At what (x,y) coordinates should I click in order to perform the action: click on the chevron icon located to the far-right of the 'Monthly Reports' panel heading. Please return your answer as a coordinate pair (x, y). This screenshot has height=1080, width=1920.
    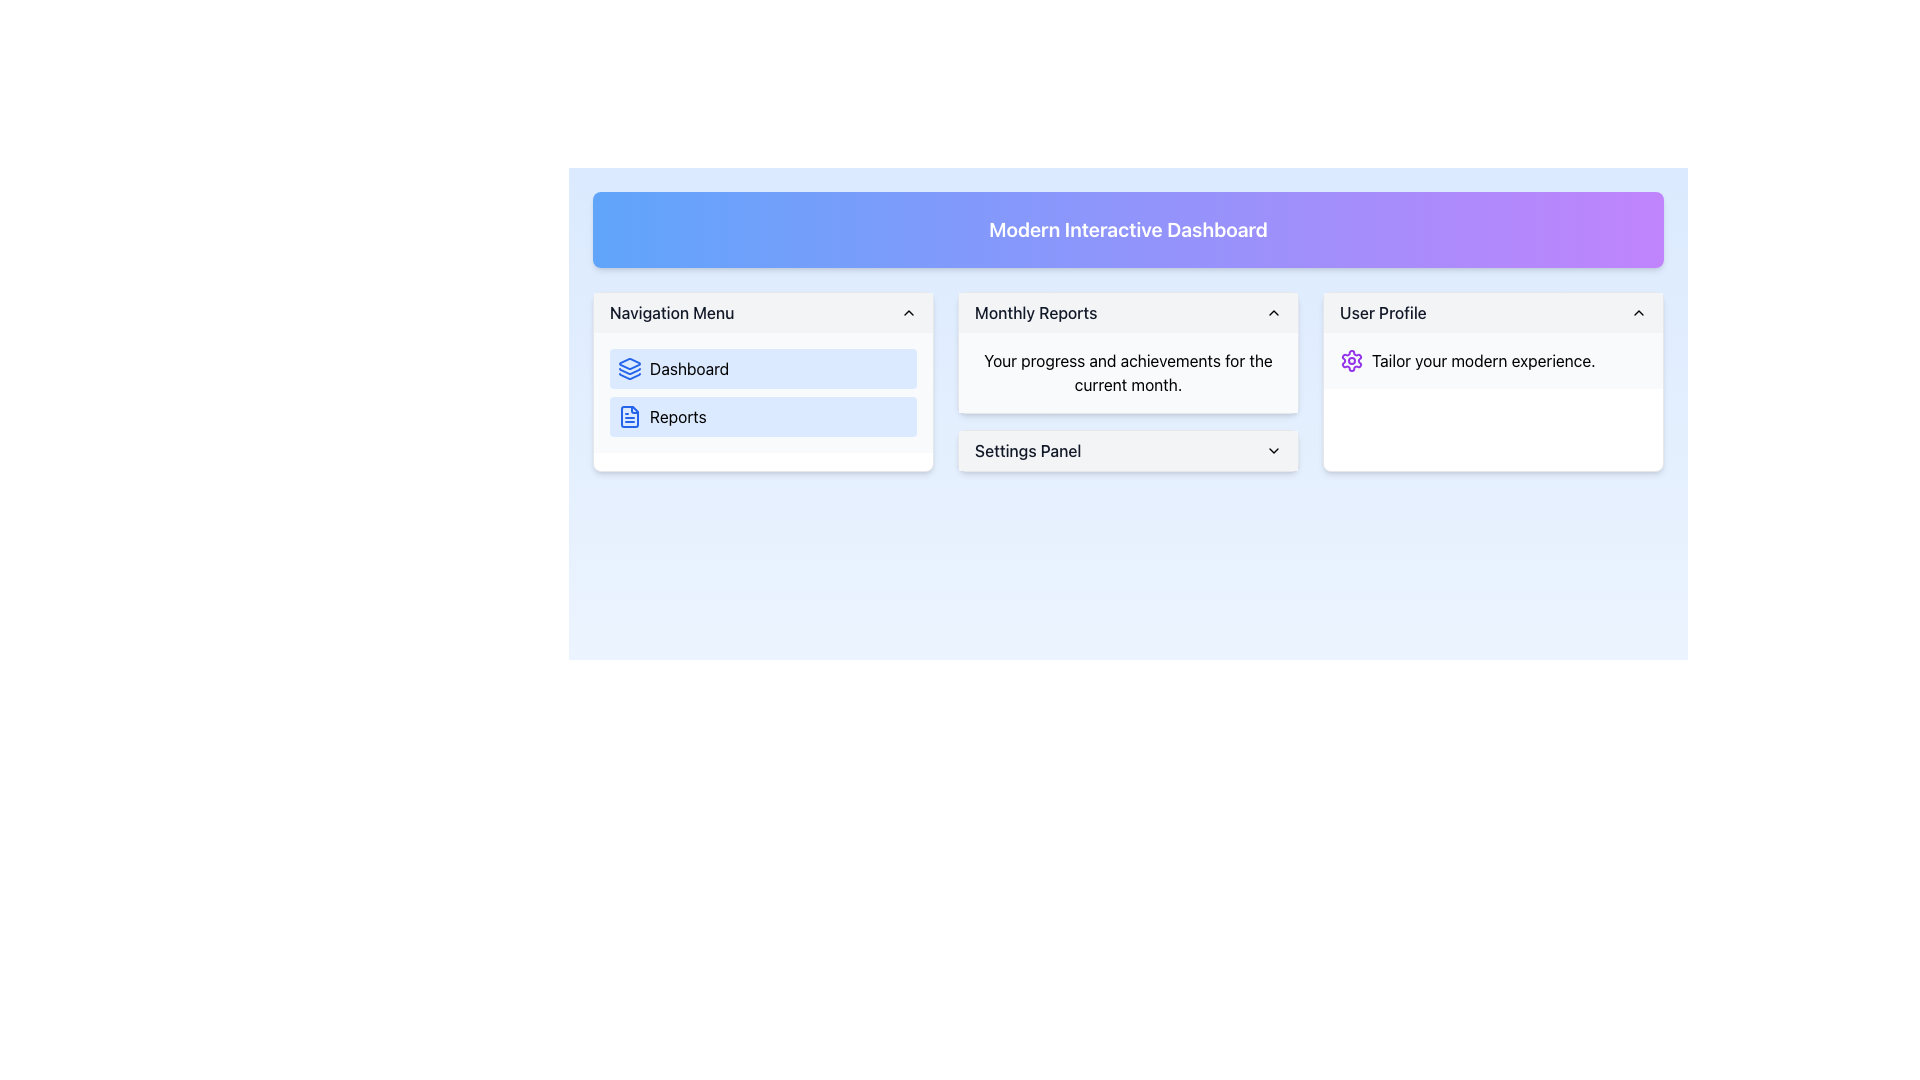
    Looking at the image, I should click on (1272, 312).